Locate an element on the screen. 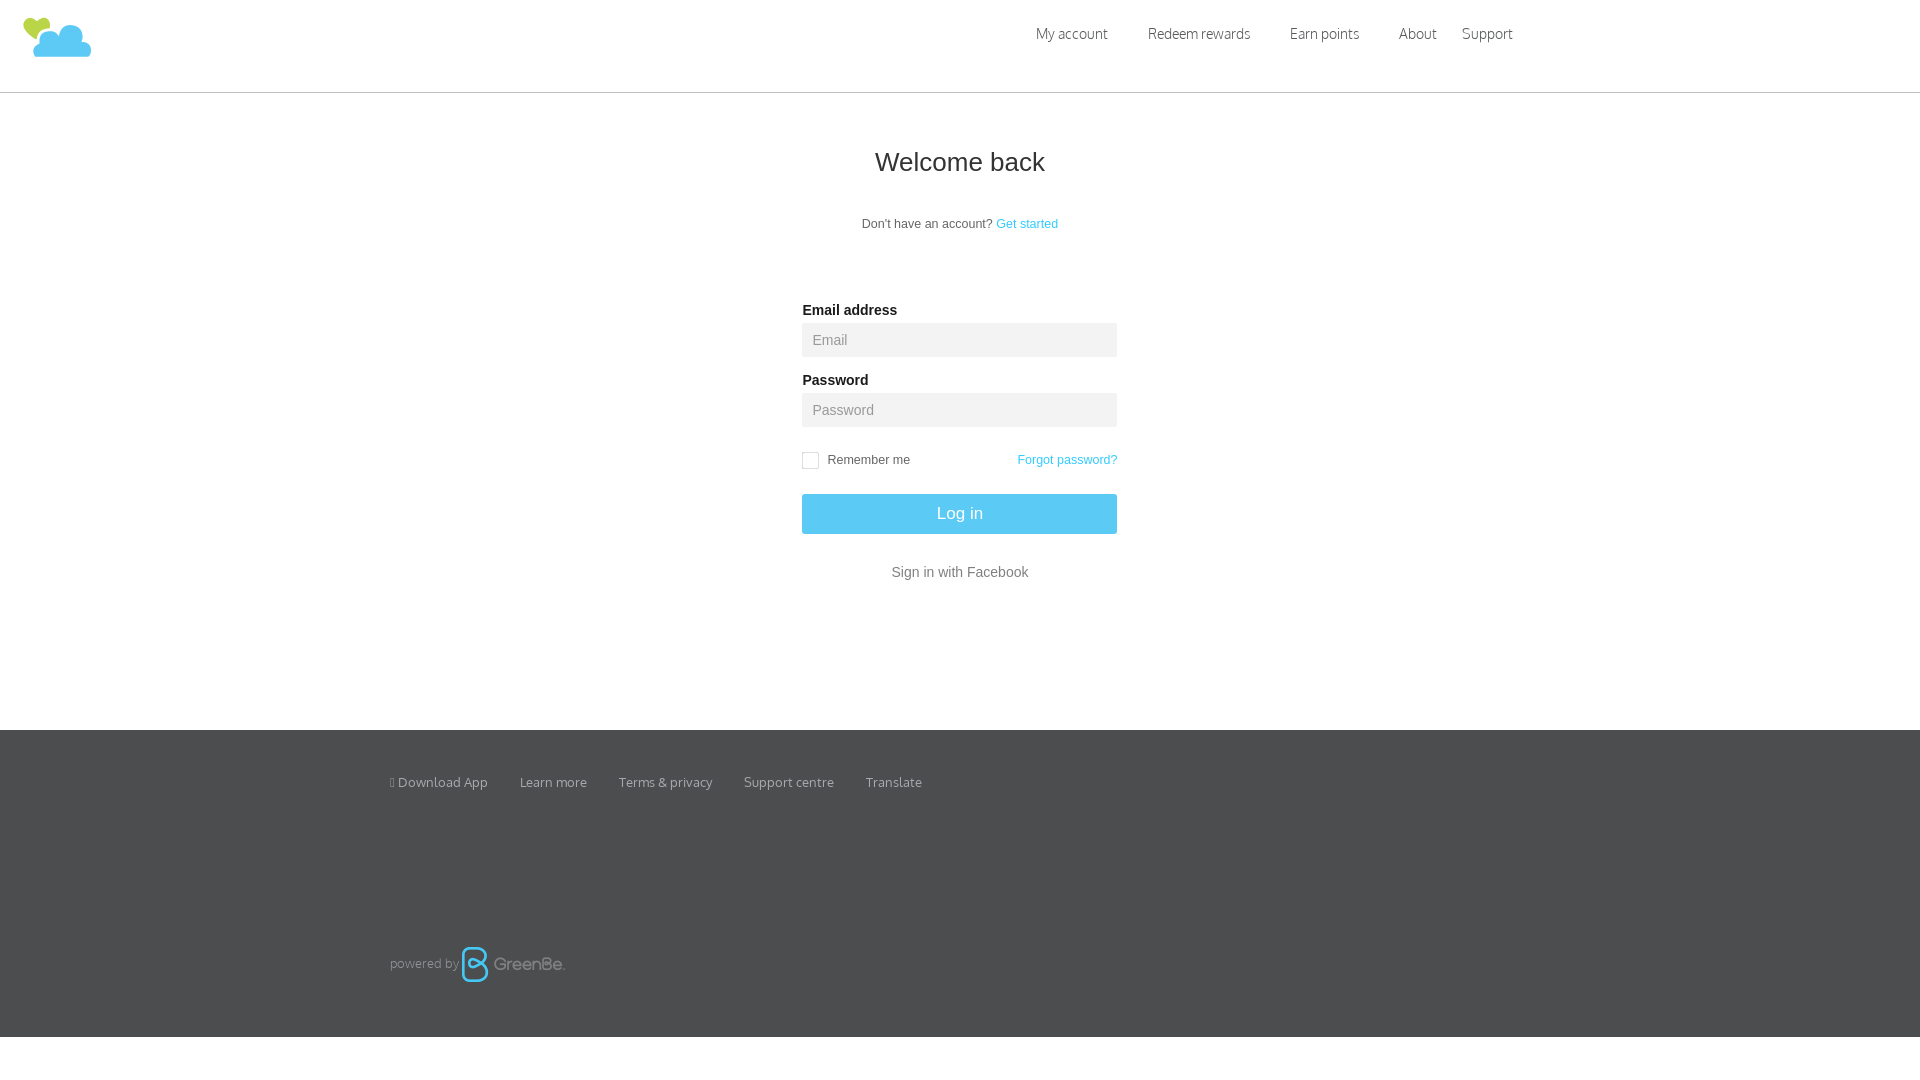 This screenshot has height=1080, width=1920. 'Learn more' is located at coordinates (553, 781).